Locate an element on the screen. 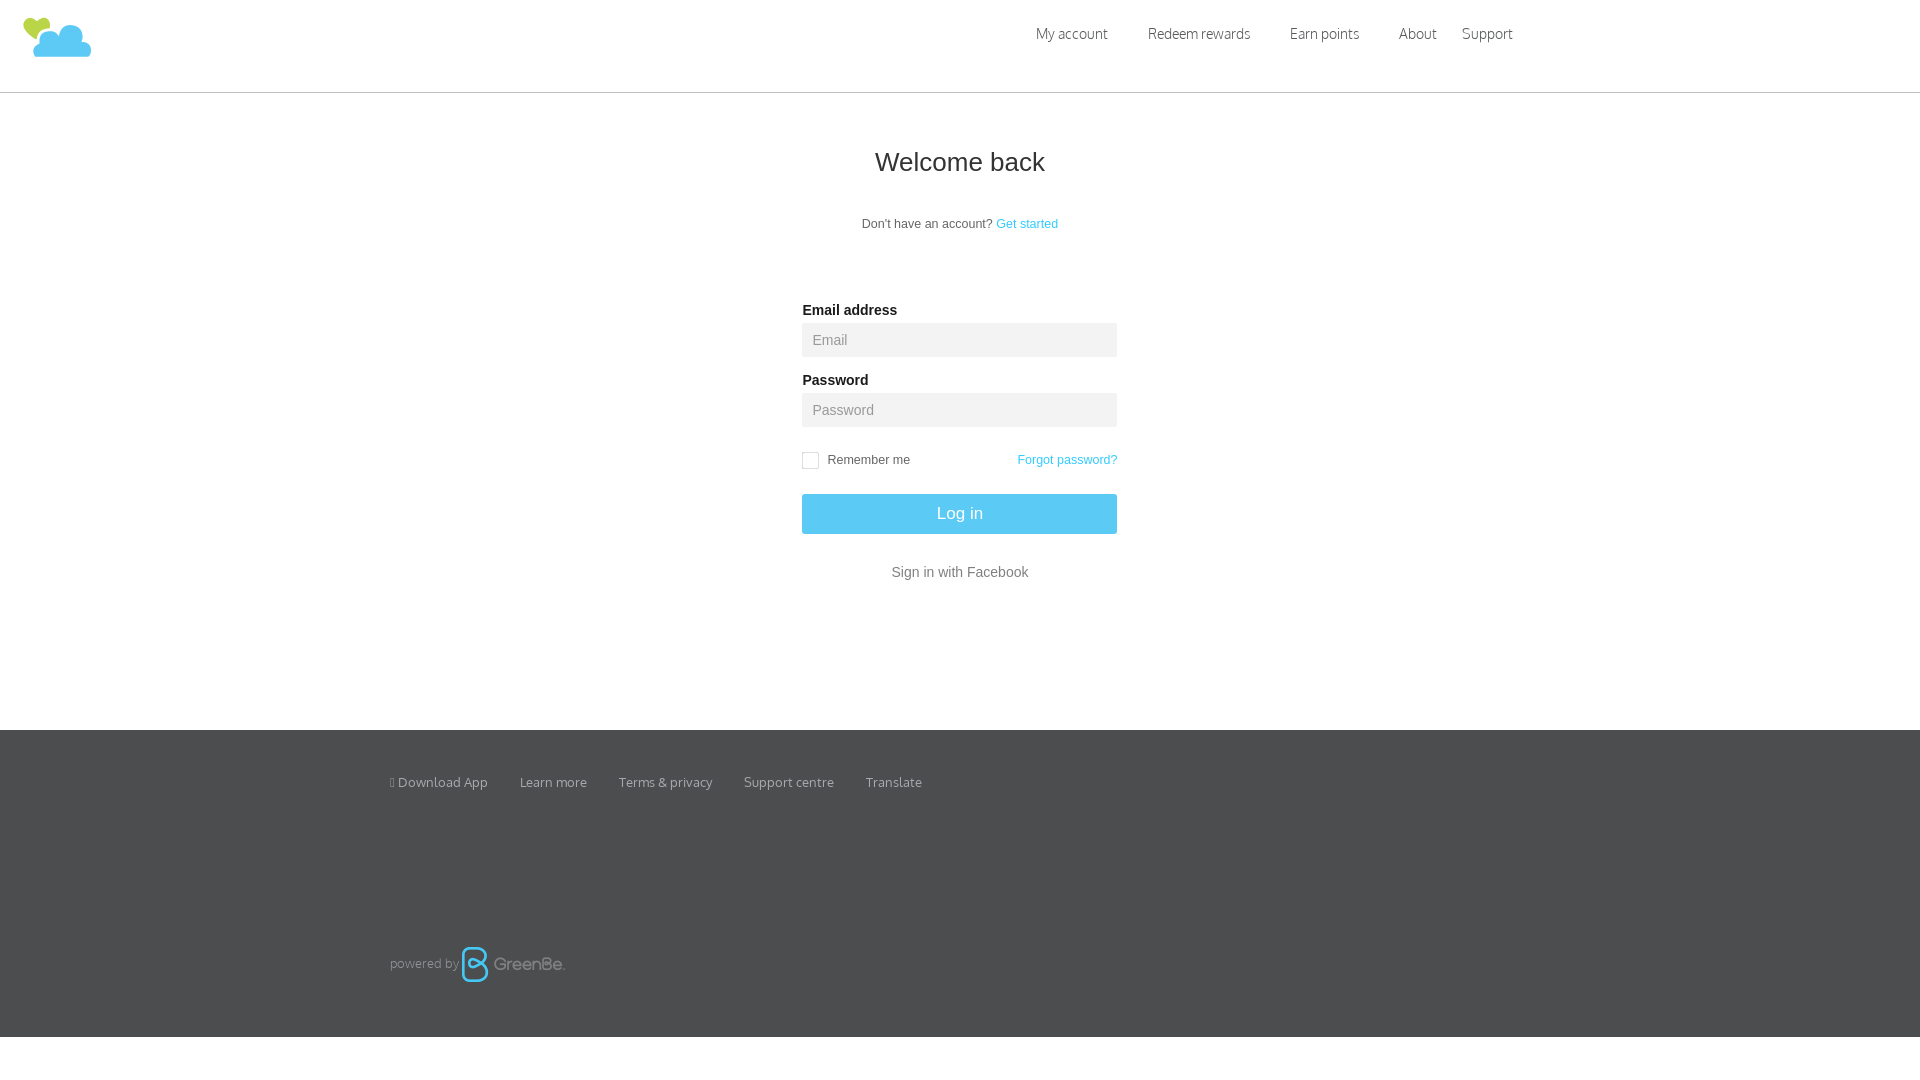 This screenshot has height=1080, width=1920. 'Learn more' is located at coordinates (553, 781).